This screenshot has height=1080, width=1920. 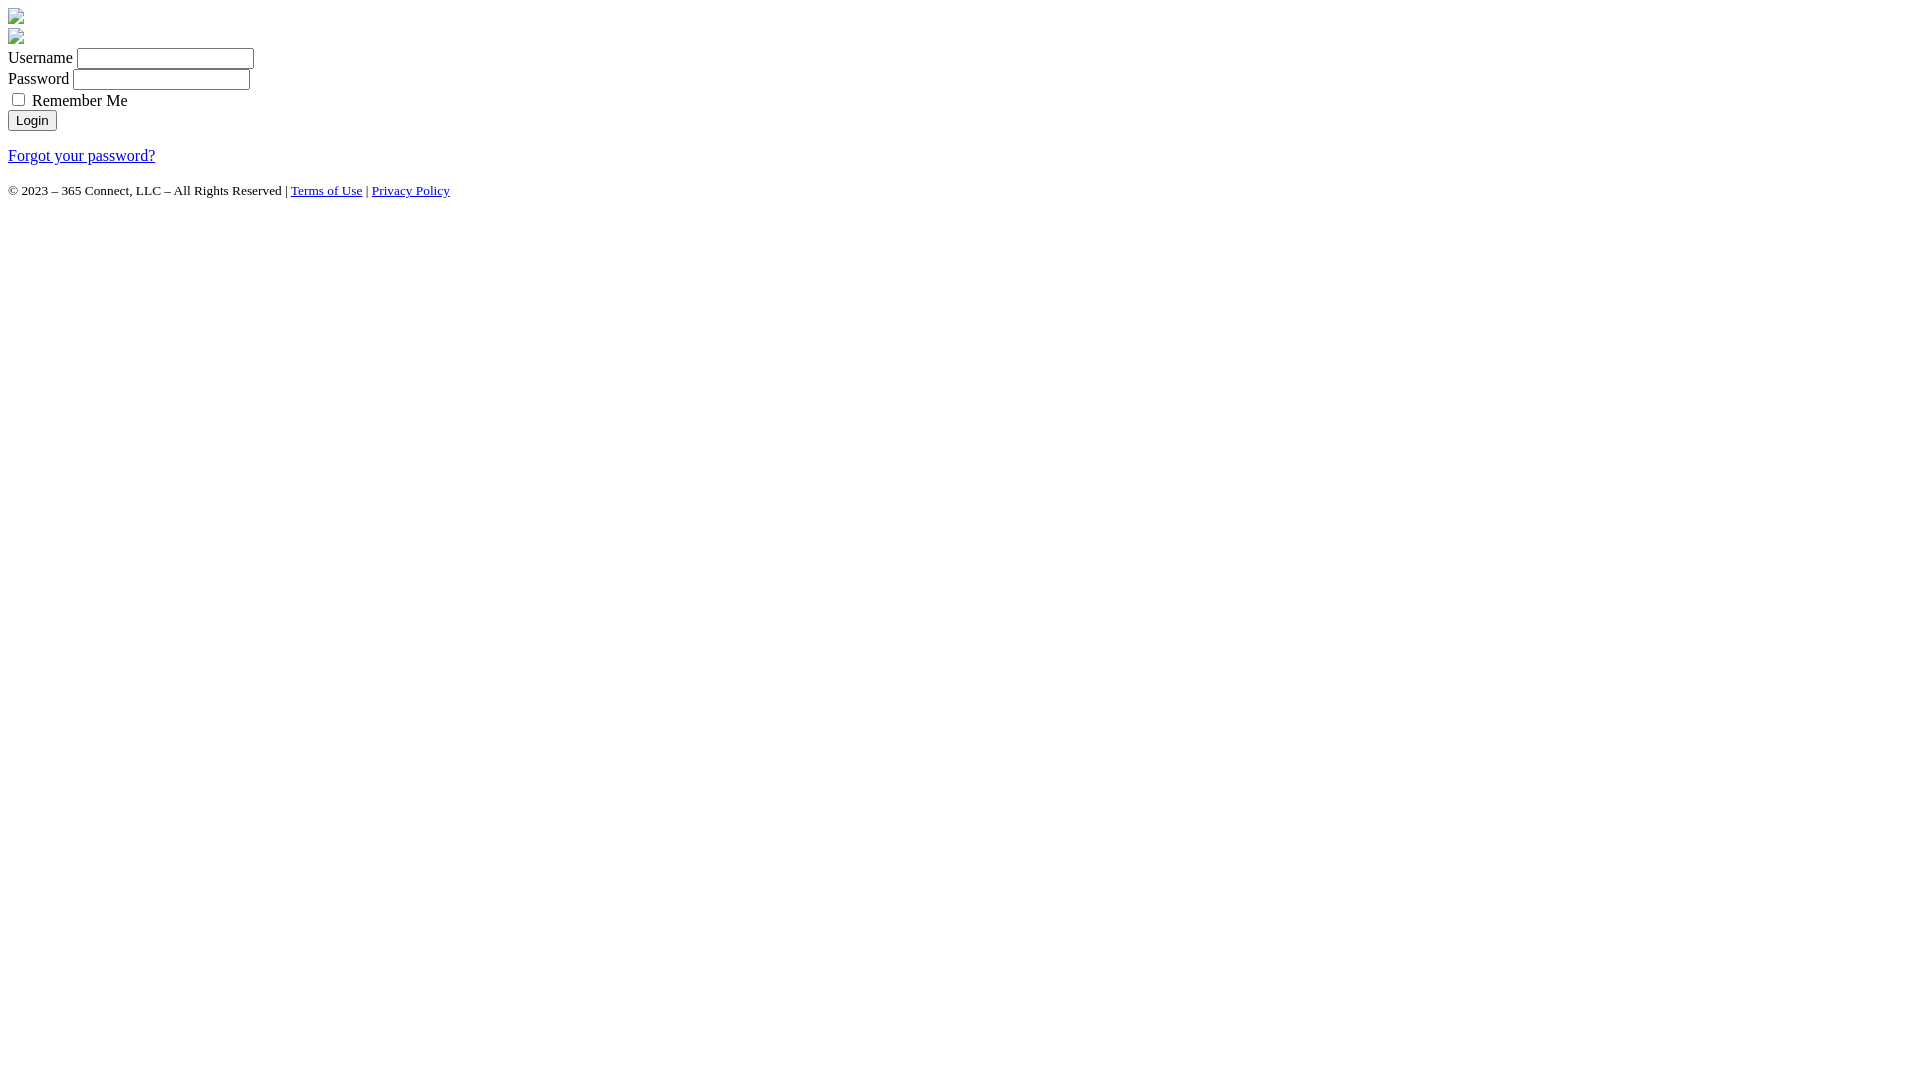 What do you see at coordinates (80, 154) in the screenshot?
I see `'Forgot your password?'` at bounding box center [80, 154].